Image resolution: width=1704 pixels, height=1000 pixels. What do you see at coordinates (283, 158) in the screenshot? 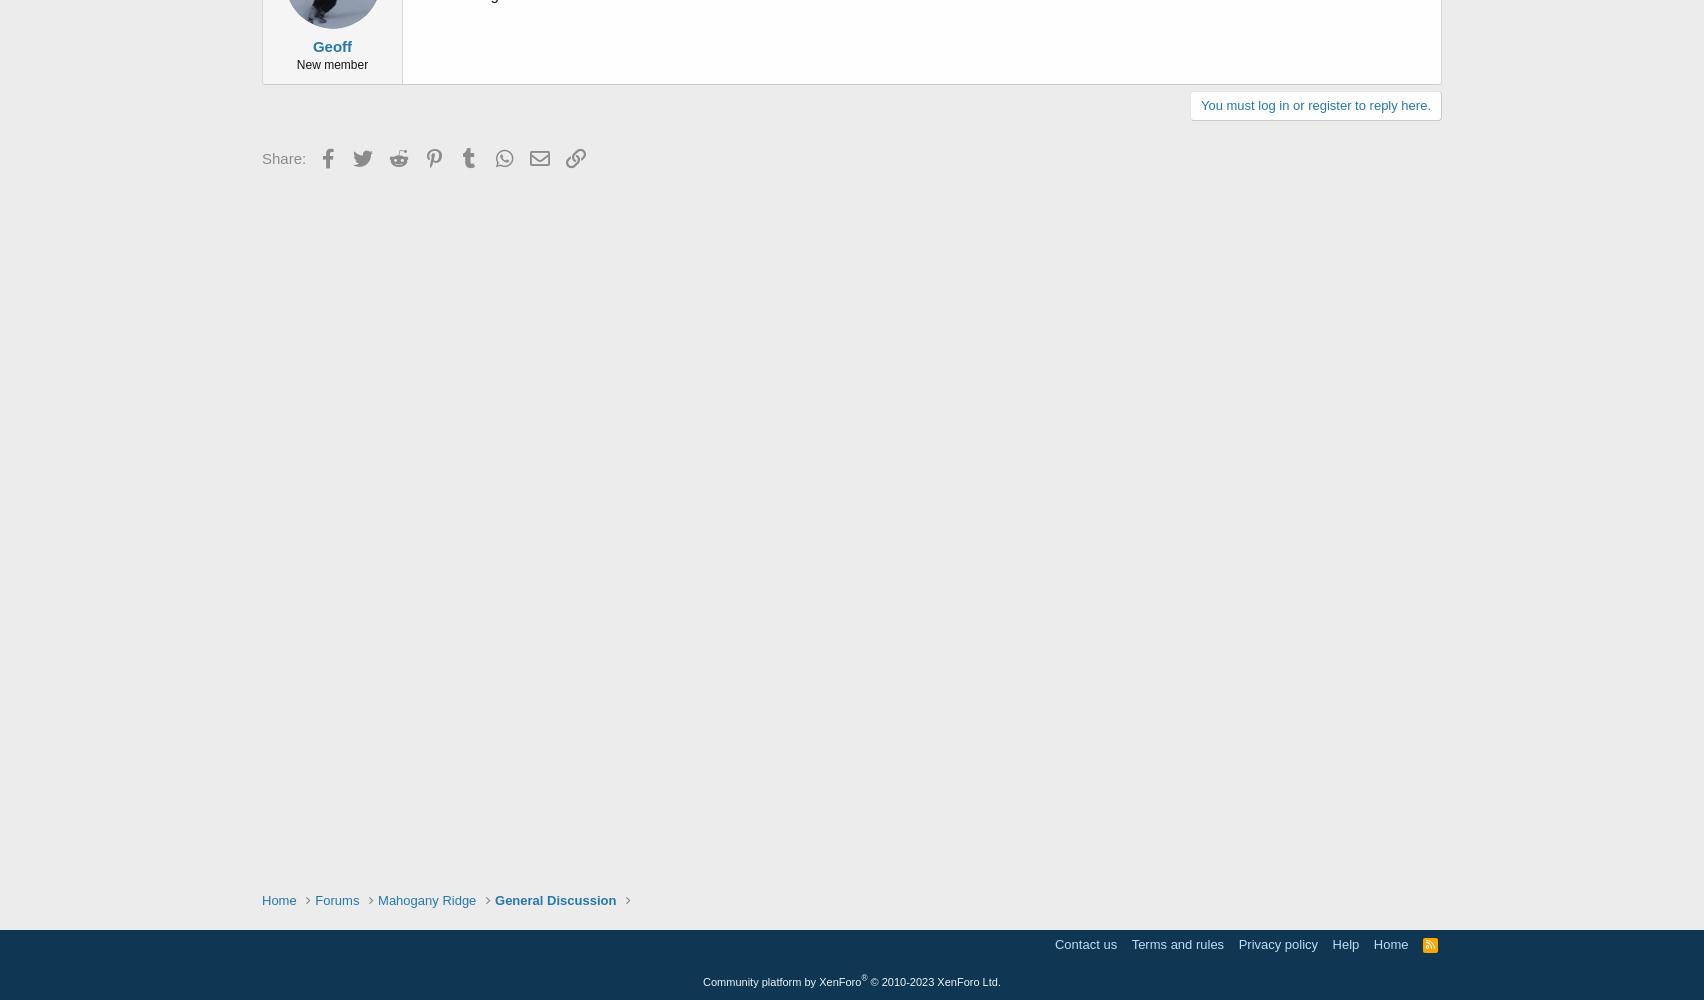
I see `'Share:'` at bounding box center [283, 158].